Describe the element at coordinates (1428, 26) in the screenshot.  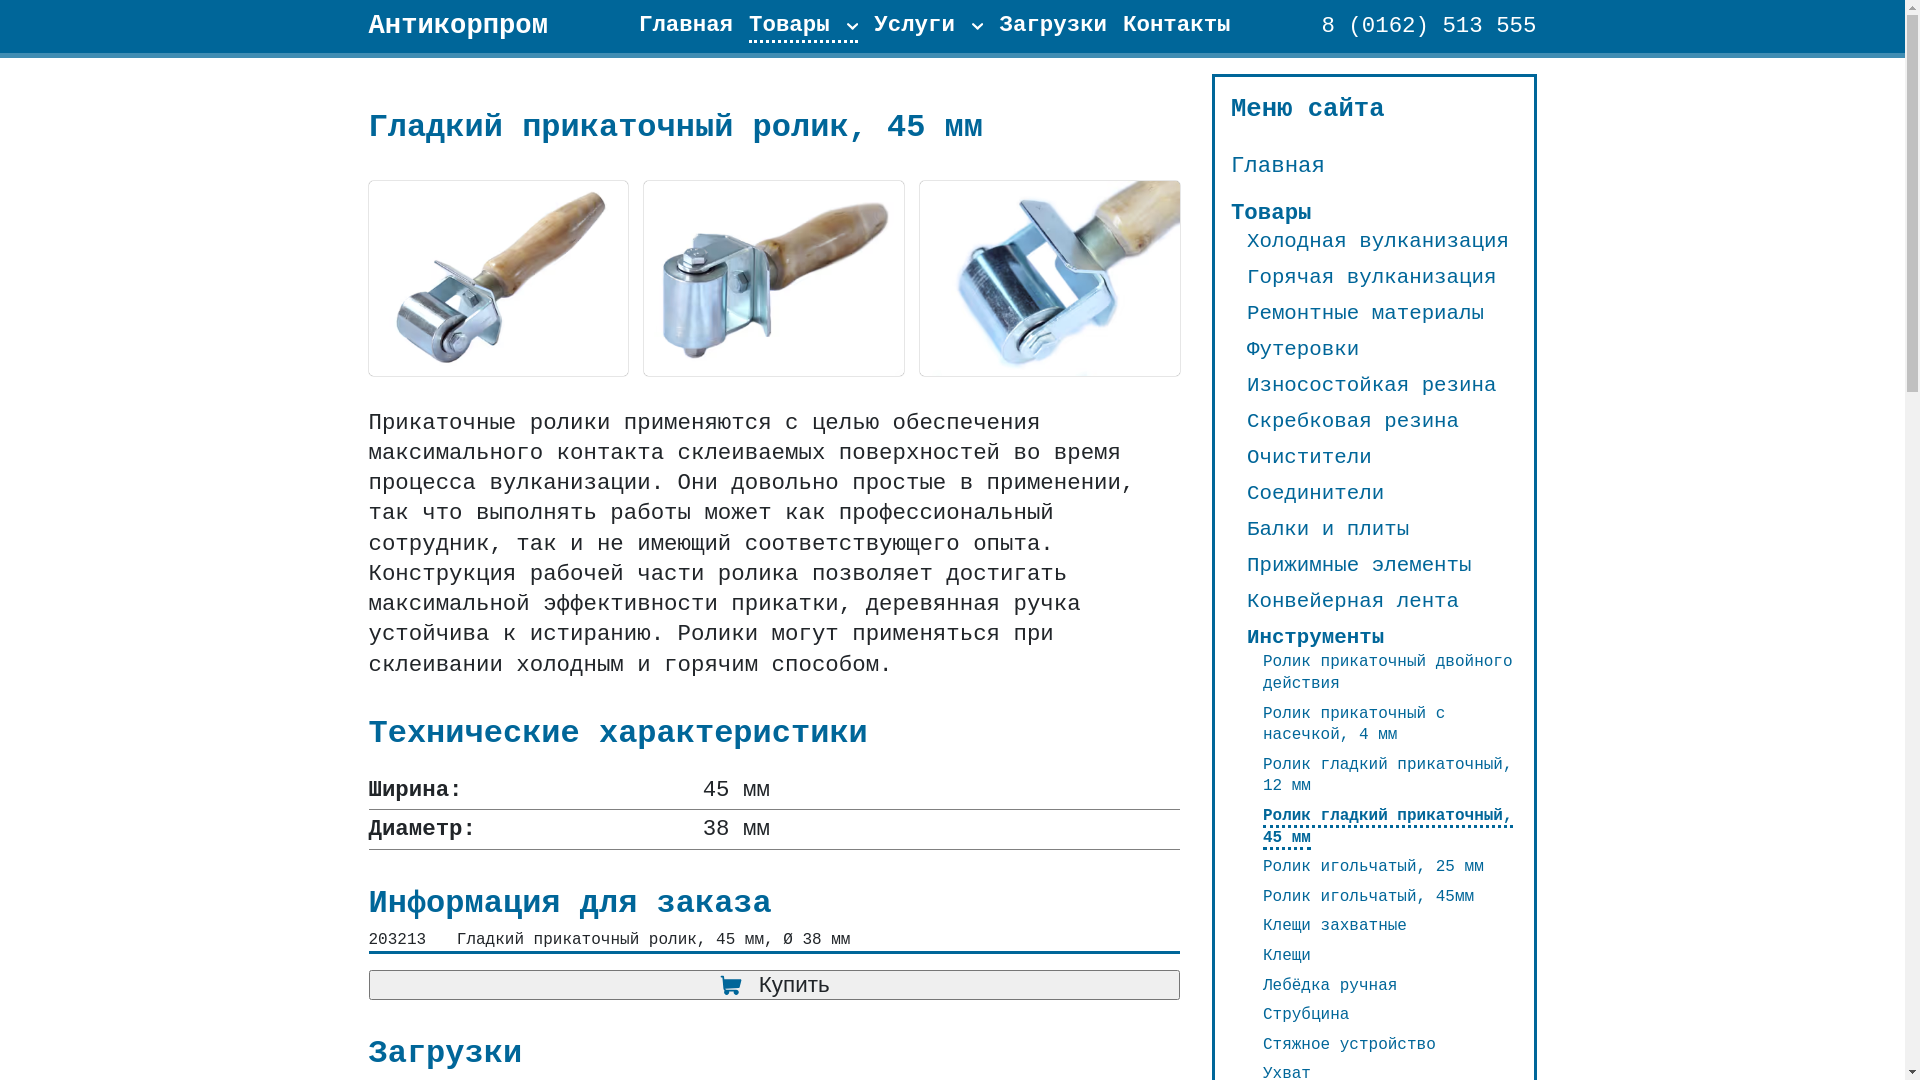
I see `'8 (0162) 513 555'` at that location.